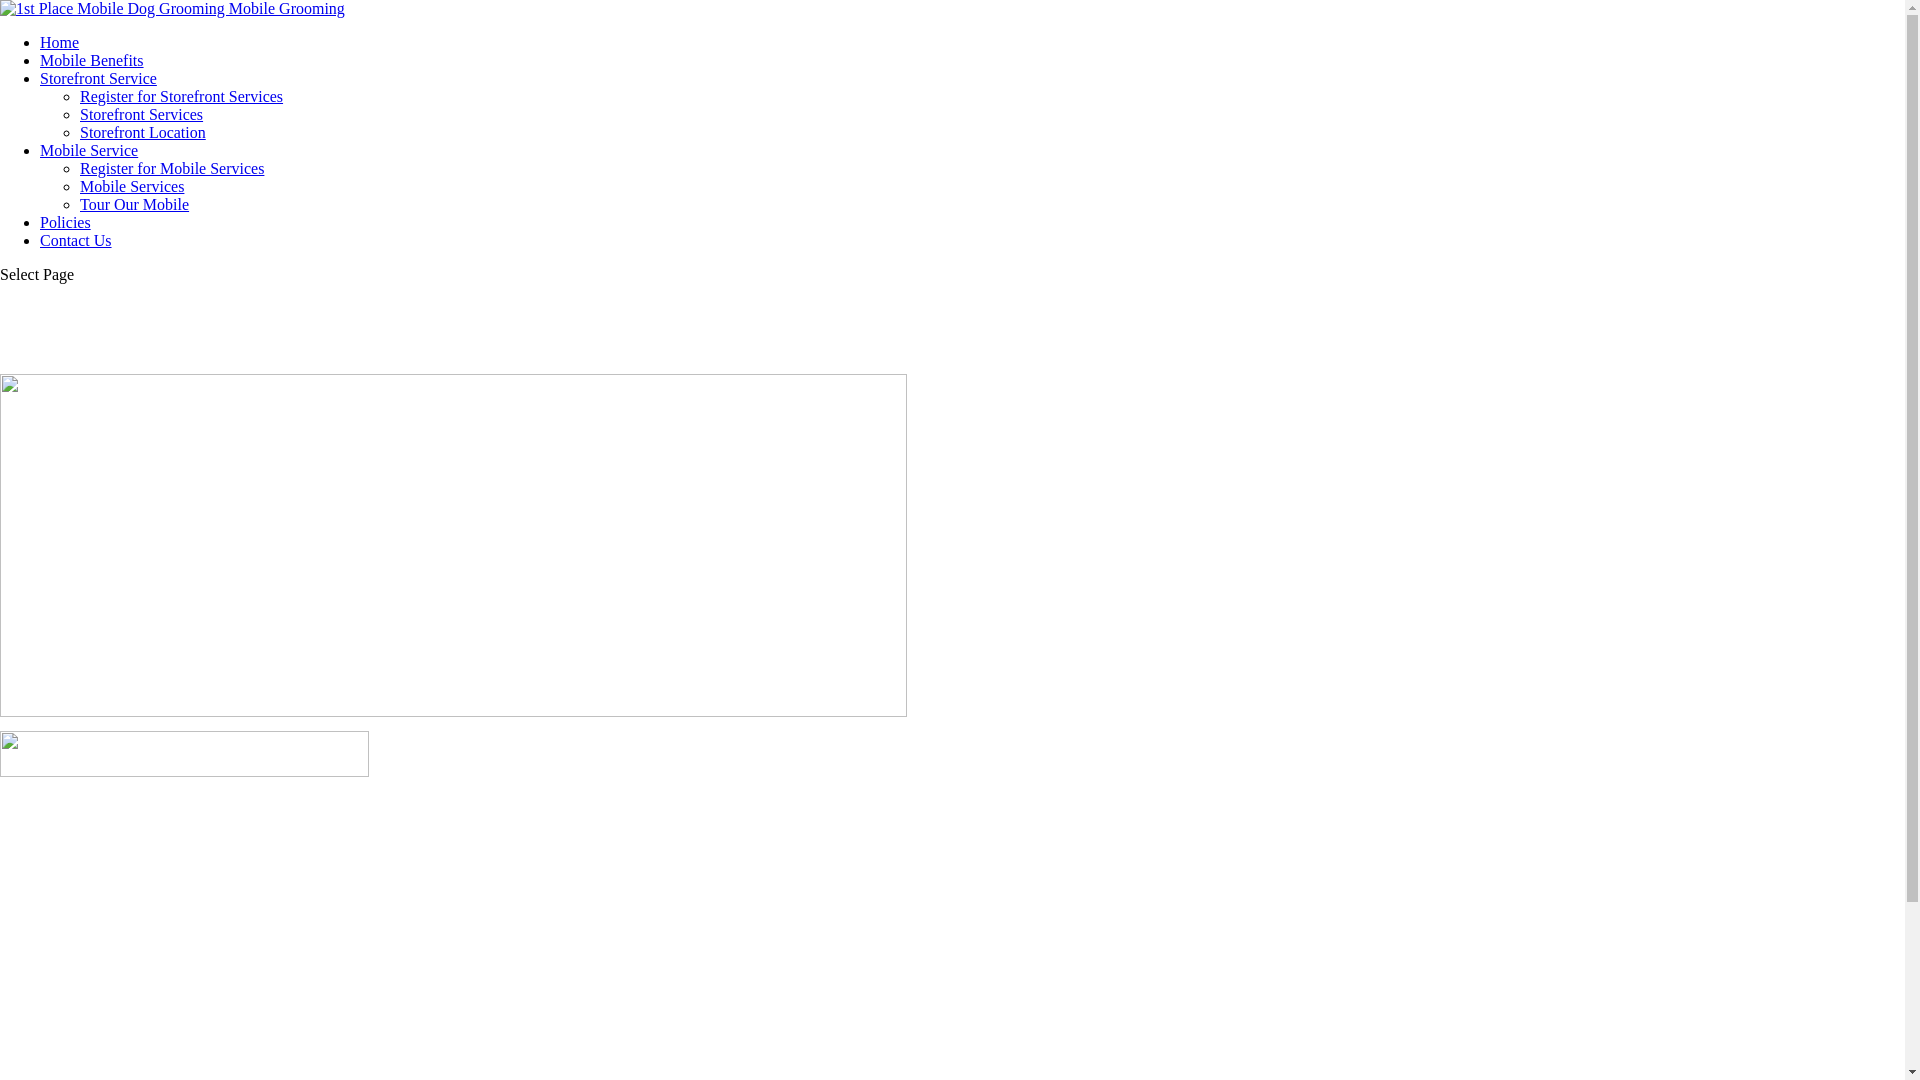  I want to click on 'Register for Storefront Services', so click(80, 96).